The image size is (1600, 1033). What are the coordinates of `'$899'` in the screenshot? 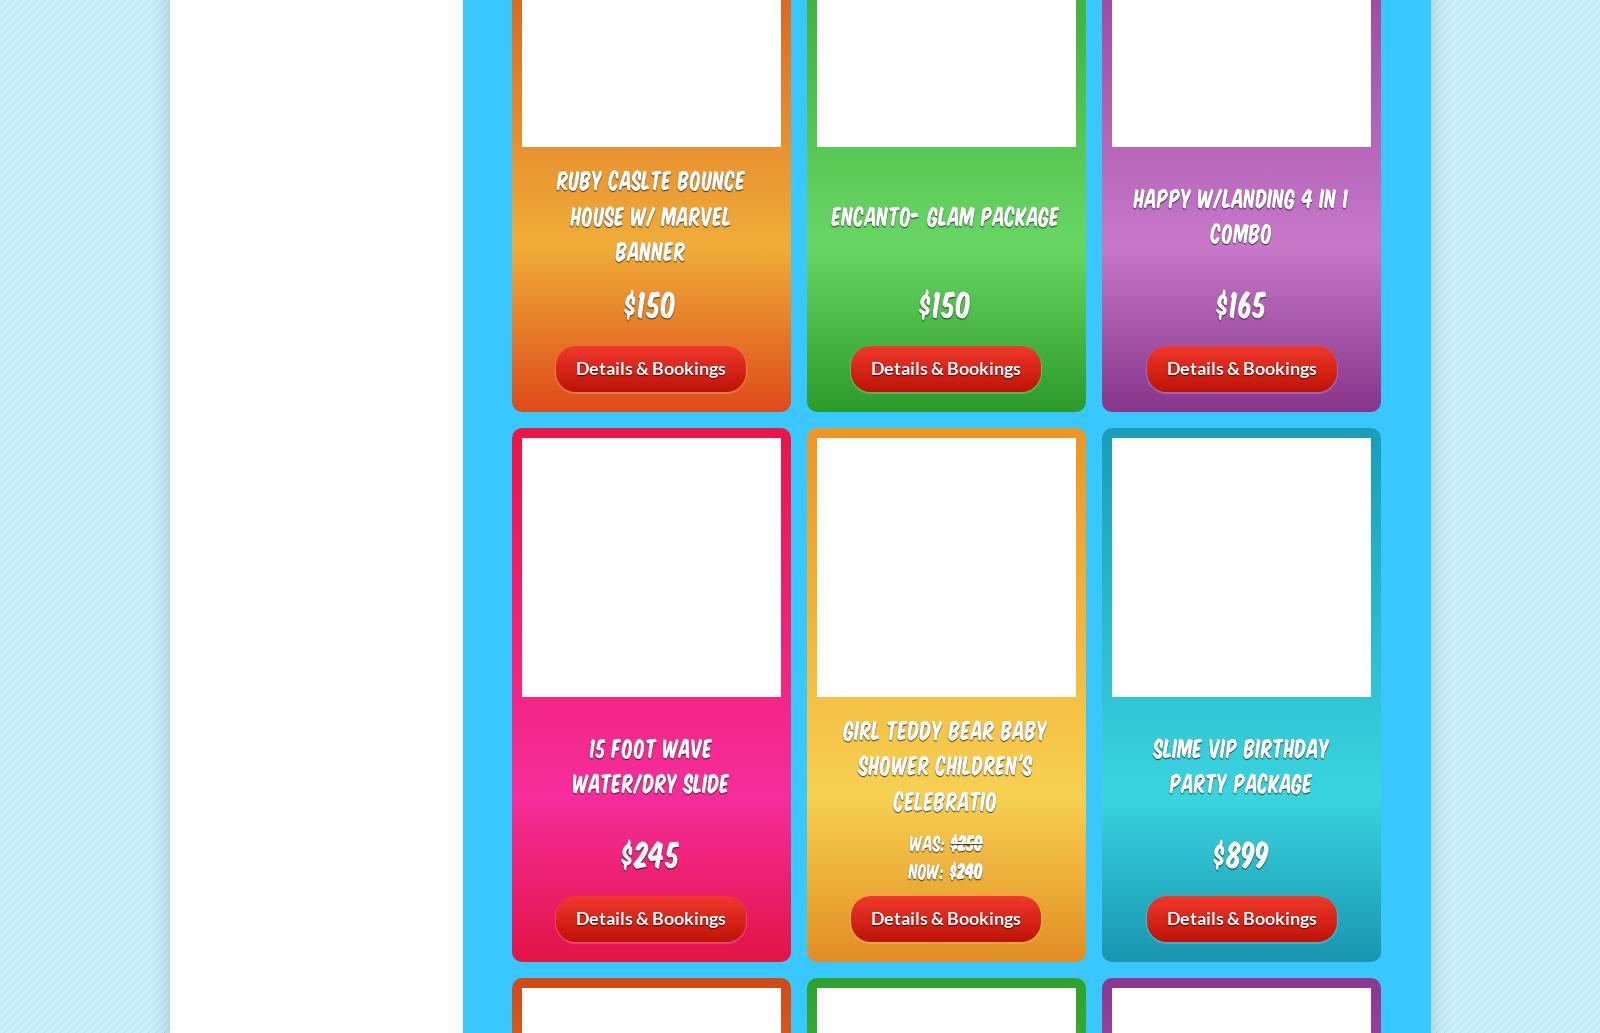 It's located at (1239, 852).